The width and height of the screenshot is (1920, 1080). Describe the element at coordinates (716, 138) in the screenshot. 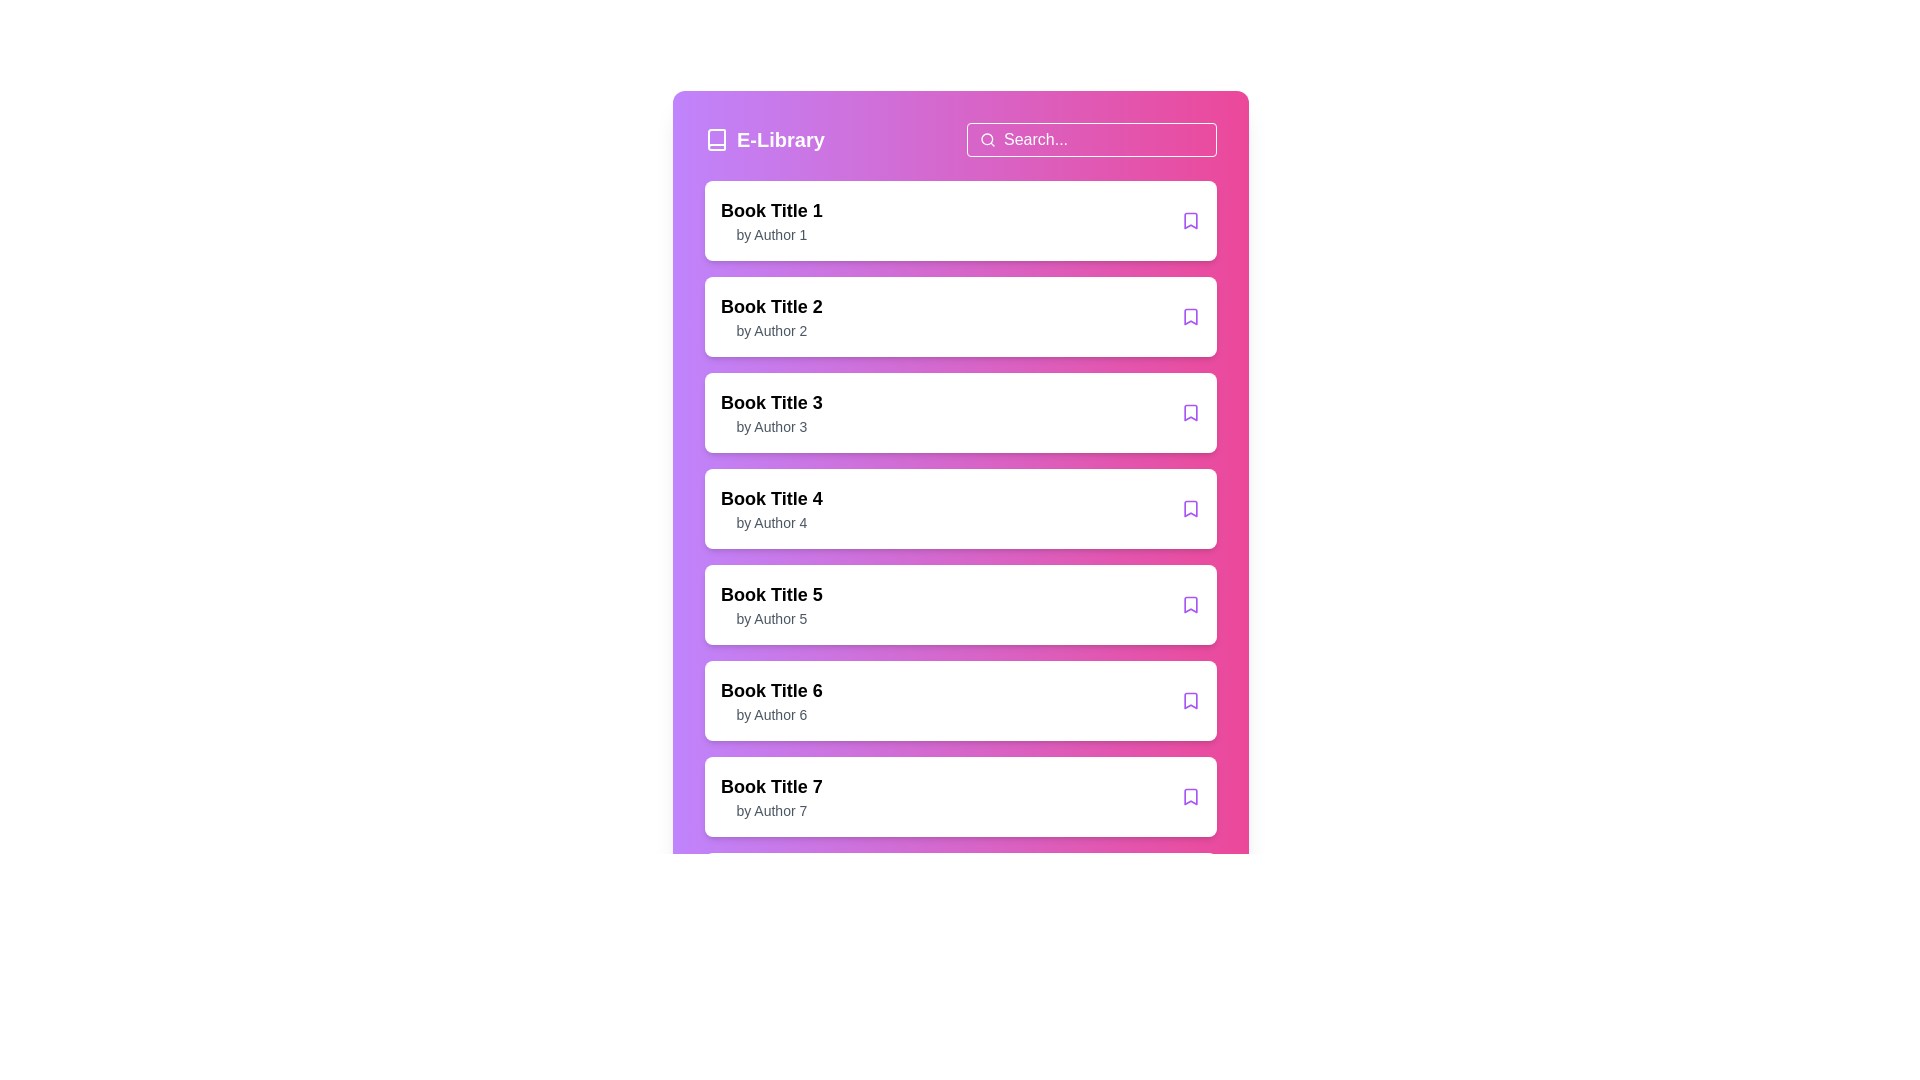

I see `the e-library icon located to the left of the 'E-Library' text in the header section` at that location.